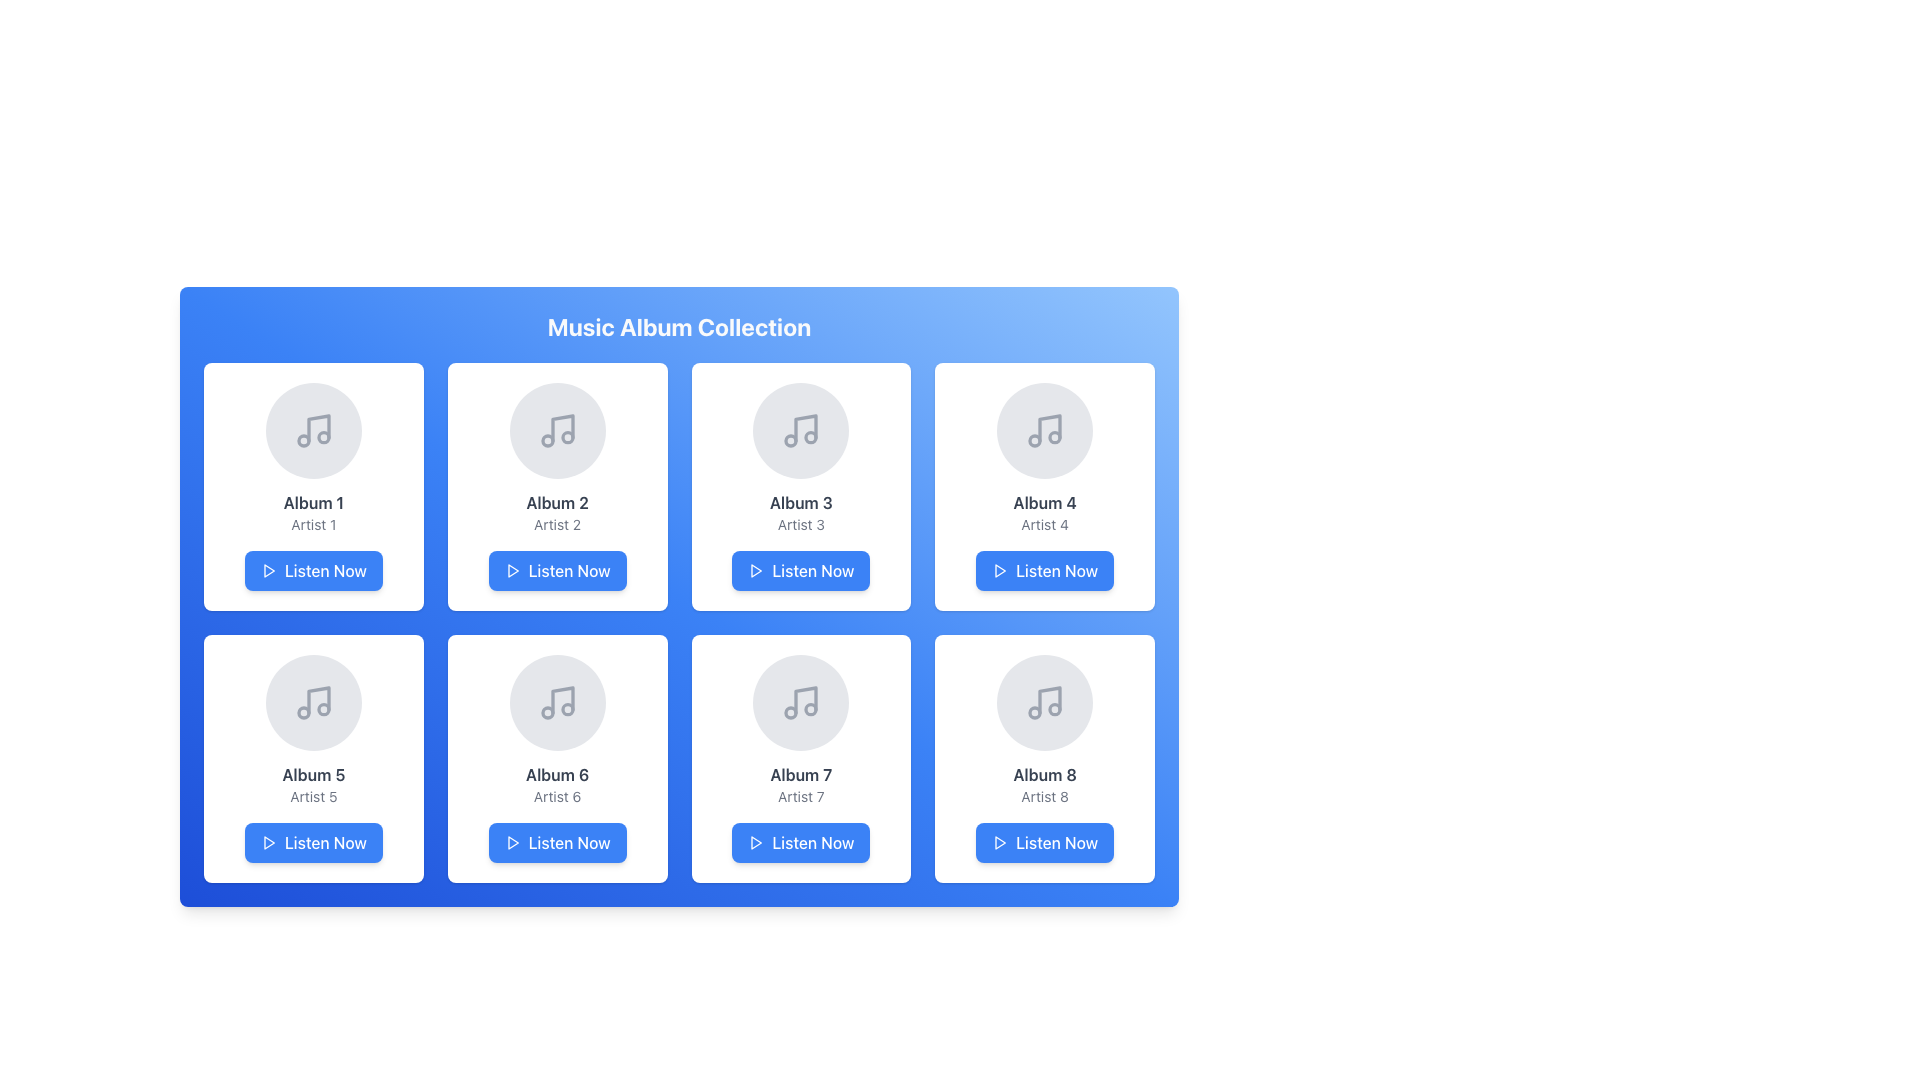 The height and width of the screenshot is (1080, 1920). What do you see at coordinates (755, 570) in the screenshot?
I see `the triangular 'play' icon outlined in the current color that is located within the blue 'Listen Now' button under the 'Album 3' card in the album grid` at bounding box center [755, 570].